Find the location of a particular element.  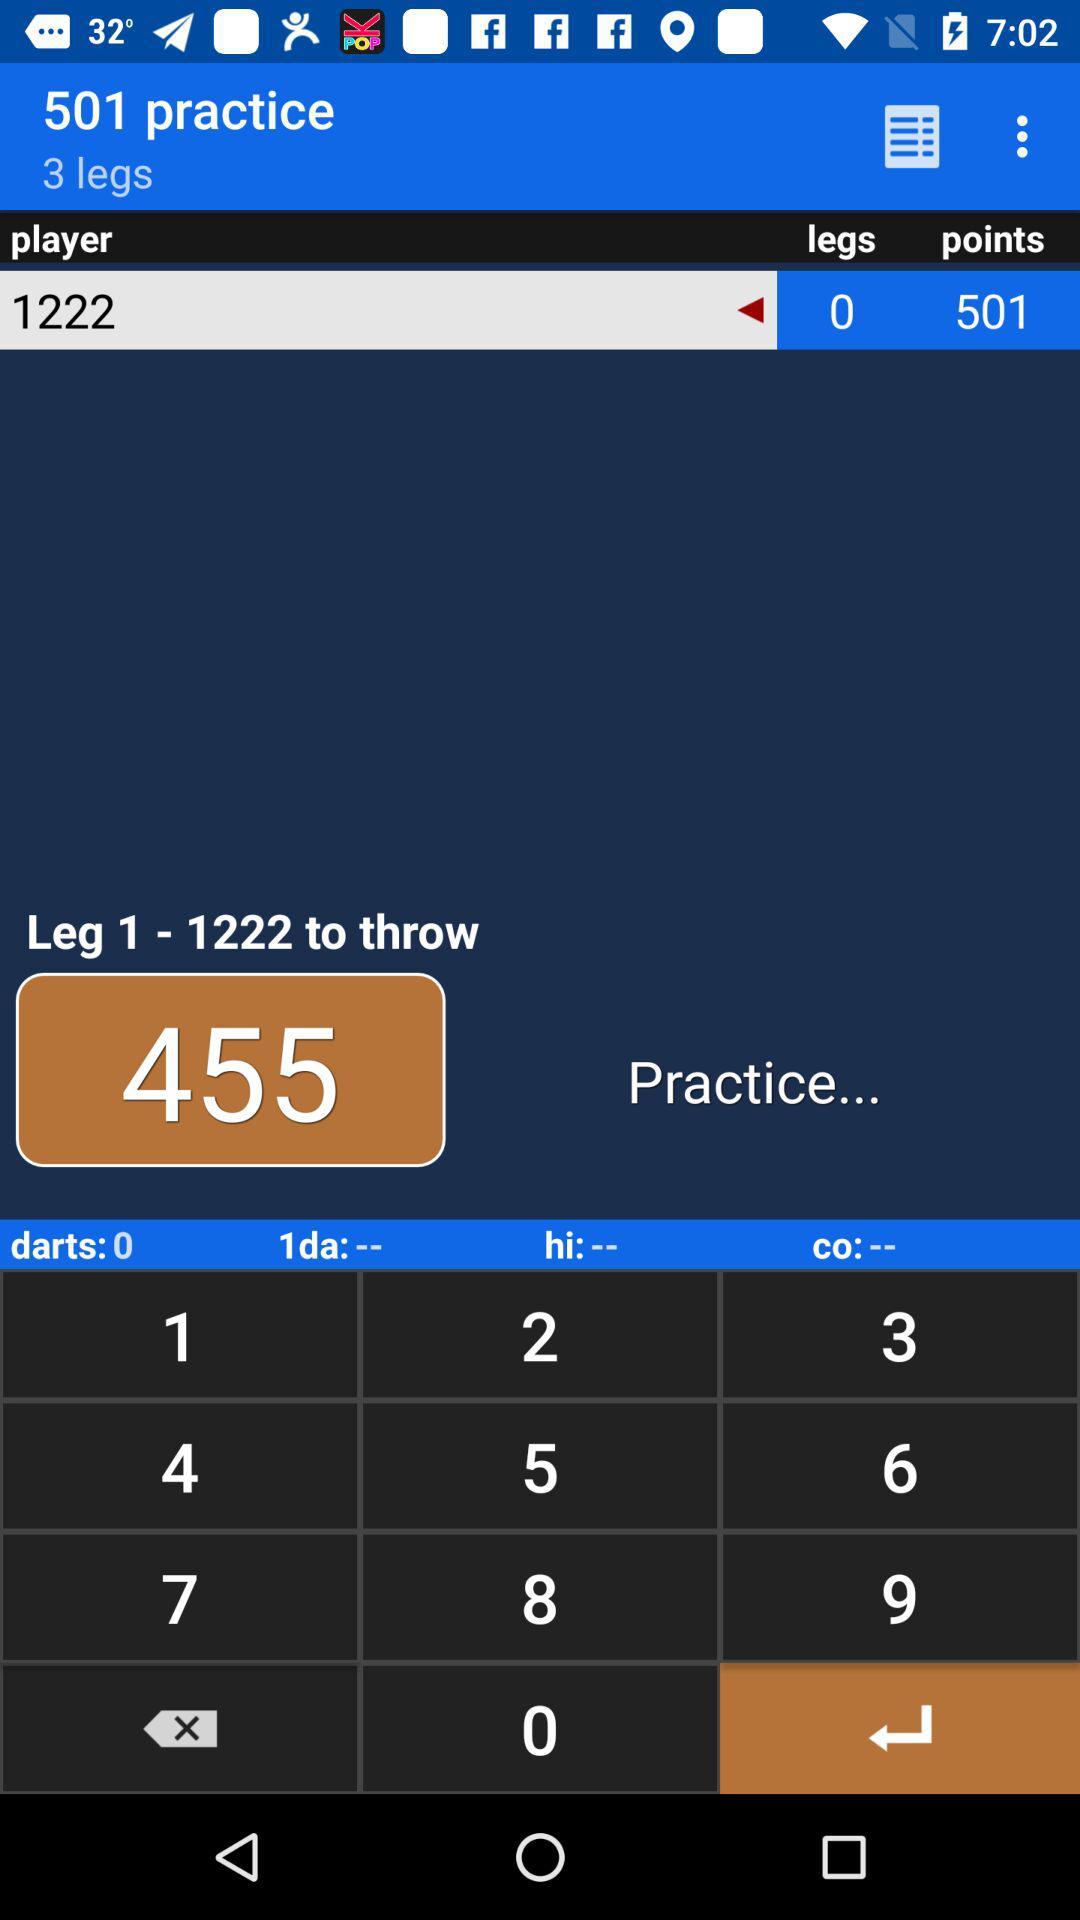

the item next to 8 button is located at coordinates (898, 1727).